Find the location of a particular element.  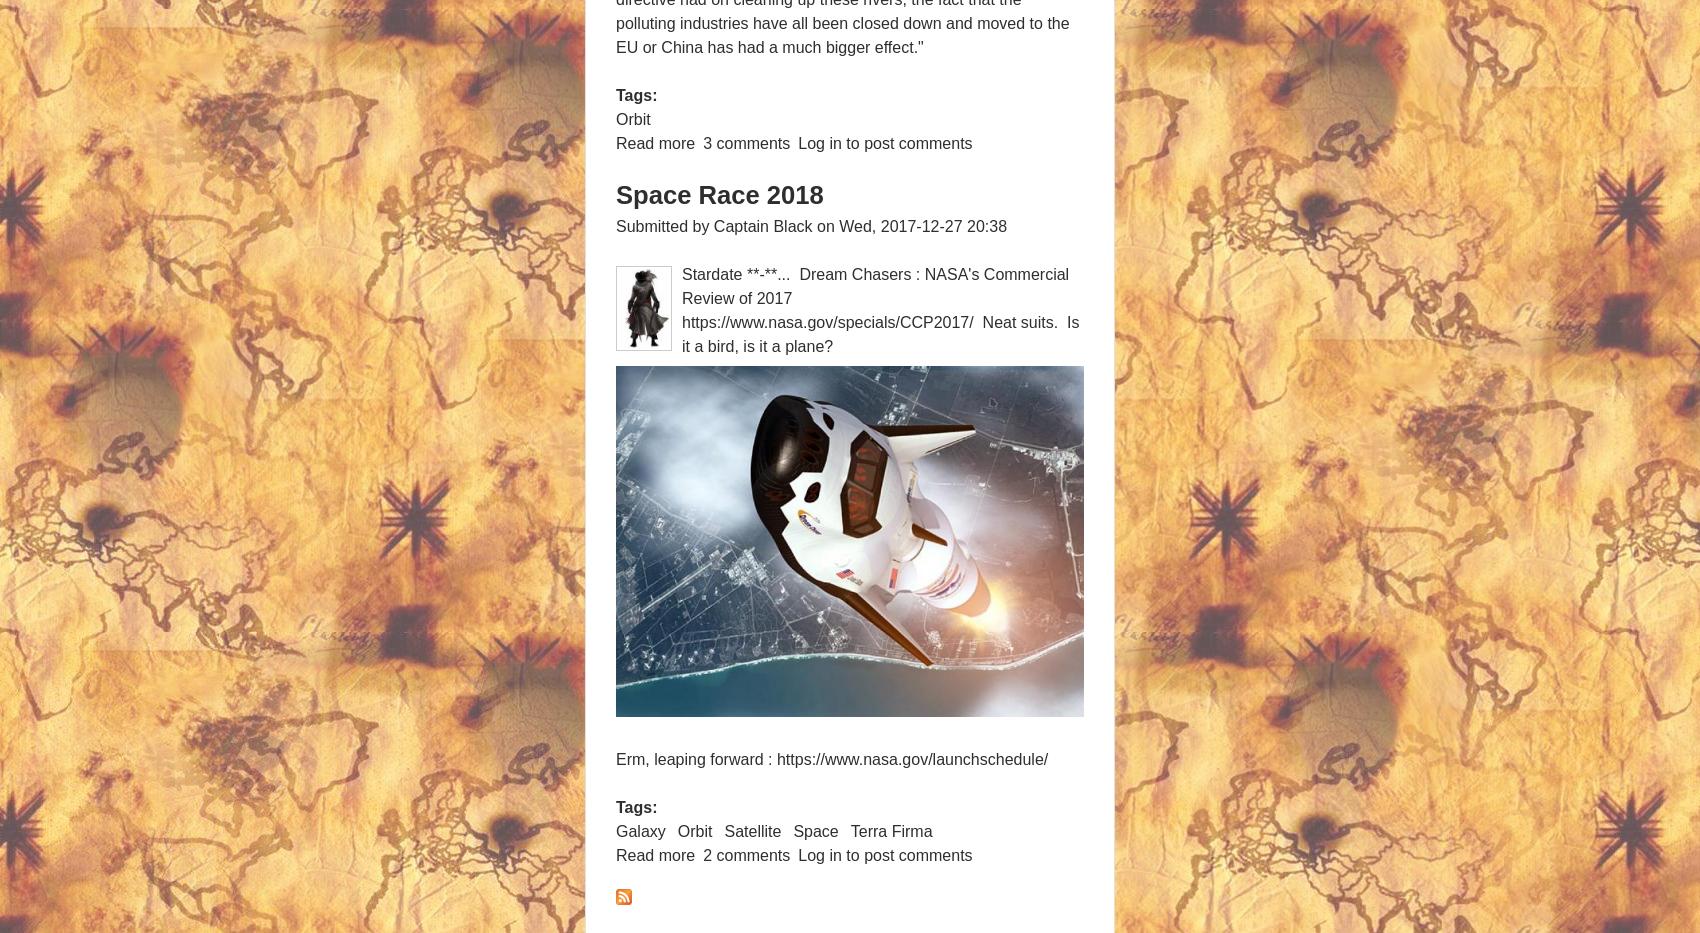

'Wed, 2017-12-27 20:38' is located at coordinates (922, 224).